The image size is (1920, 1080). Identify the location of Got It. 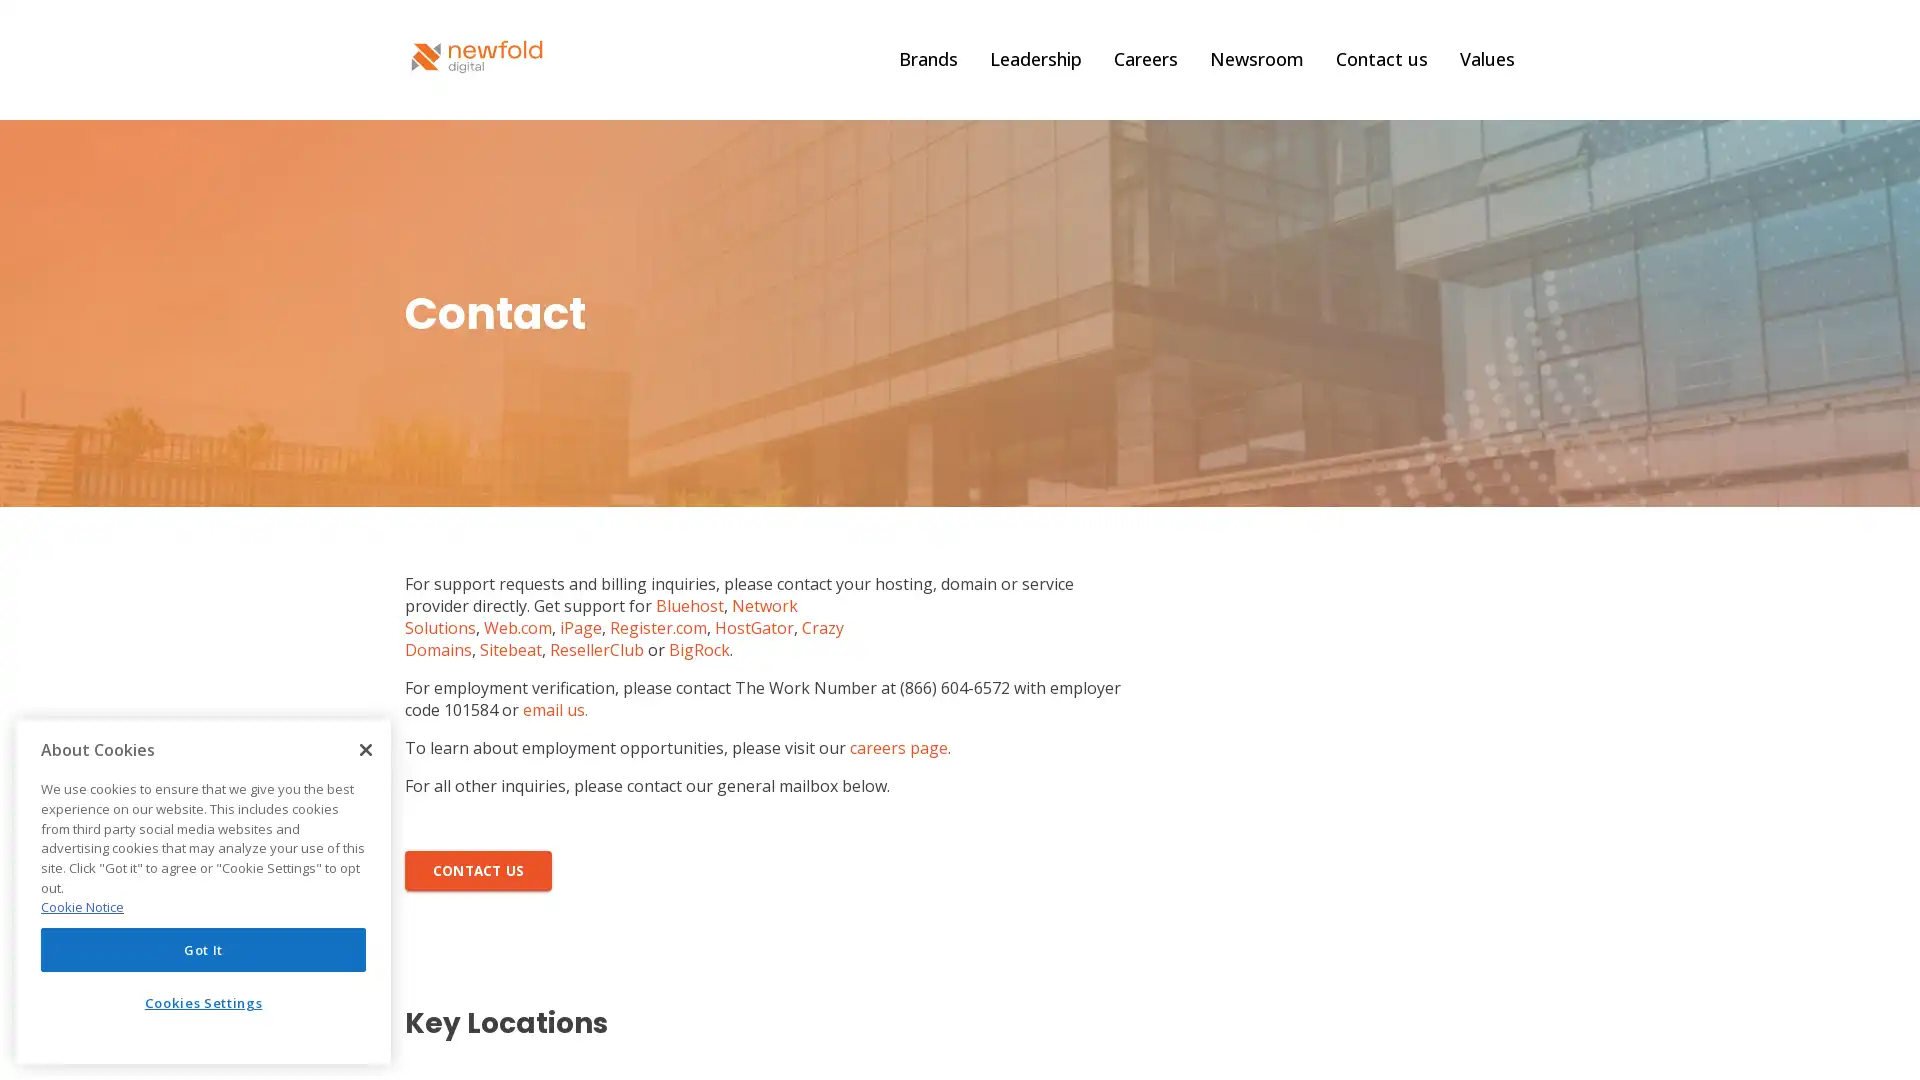
(203, 948).